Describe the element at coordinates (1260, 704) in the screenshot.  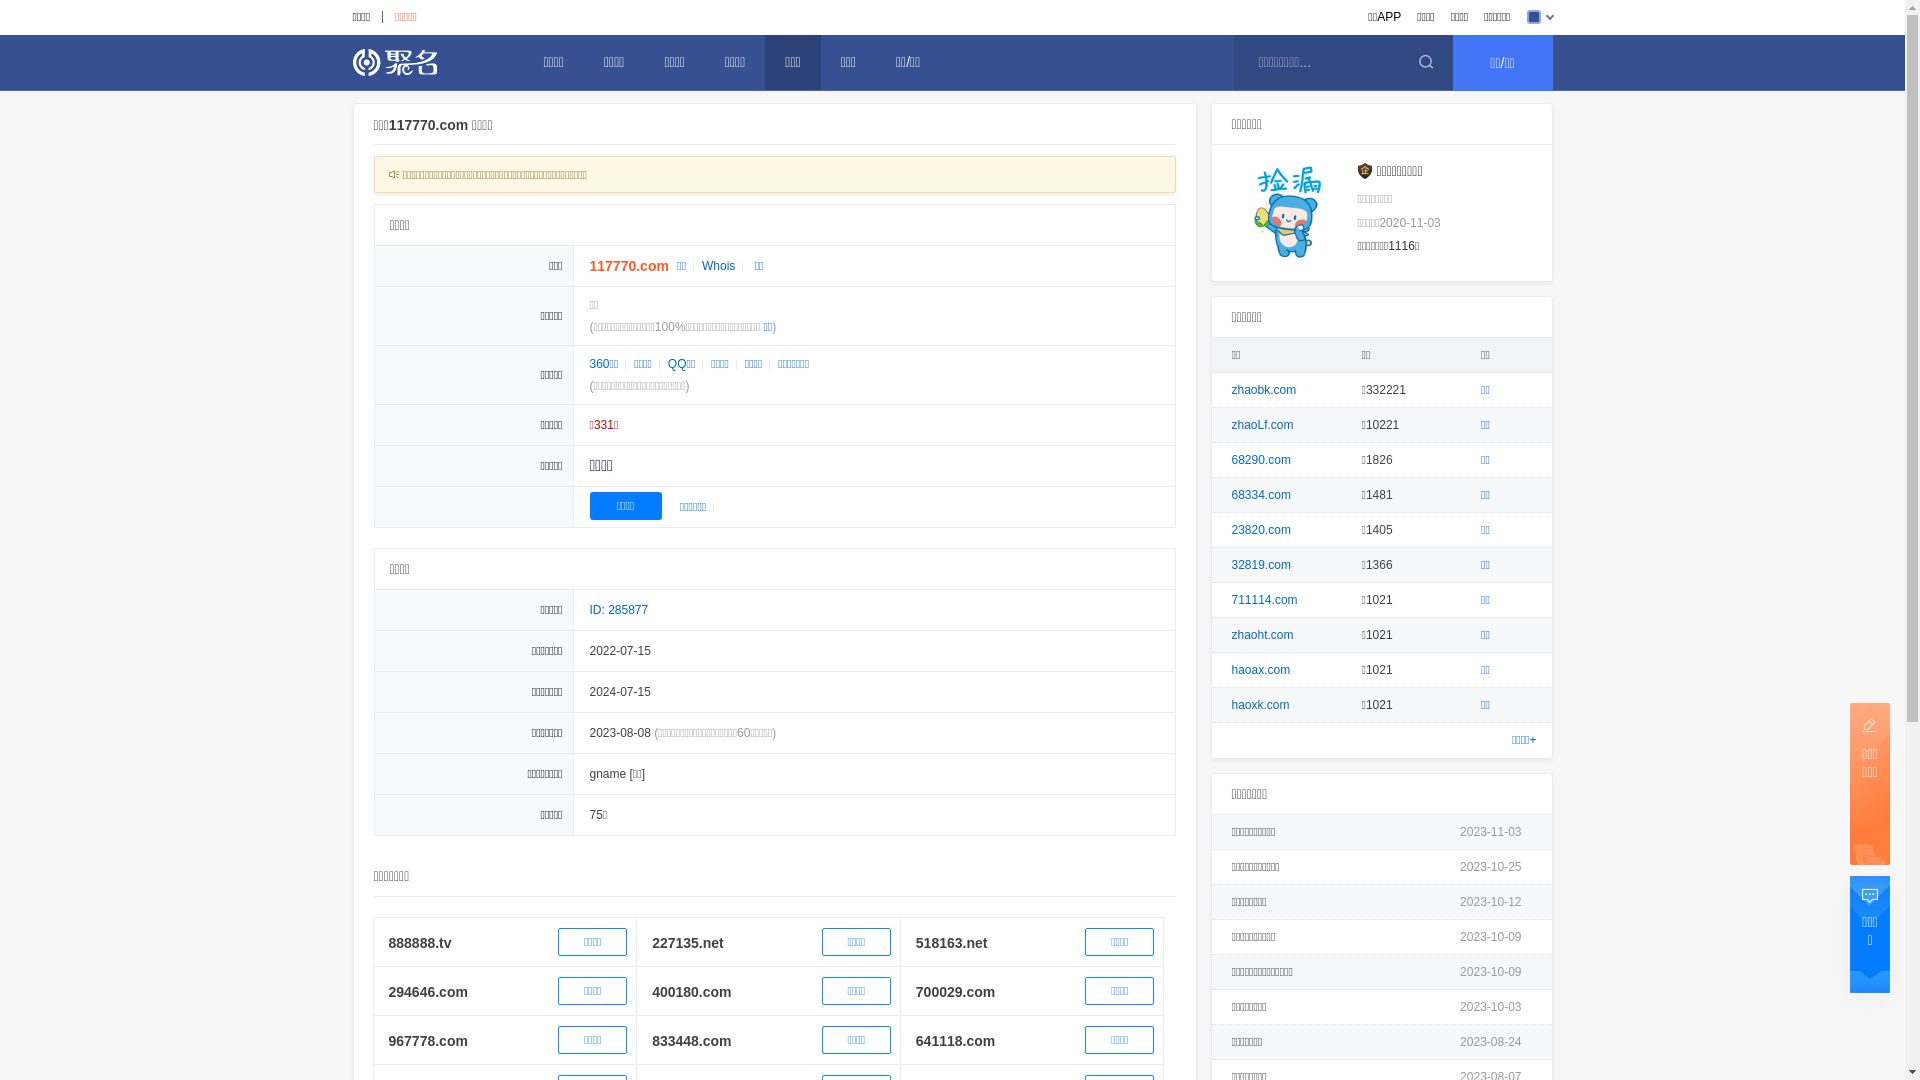
I see `'haoxk.com'` at that location.